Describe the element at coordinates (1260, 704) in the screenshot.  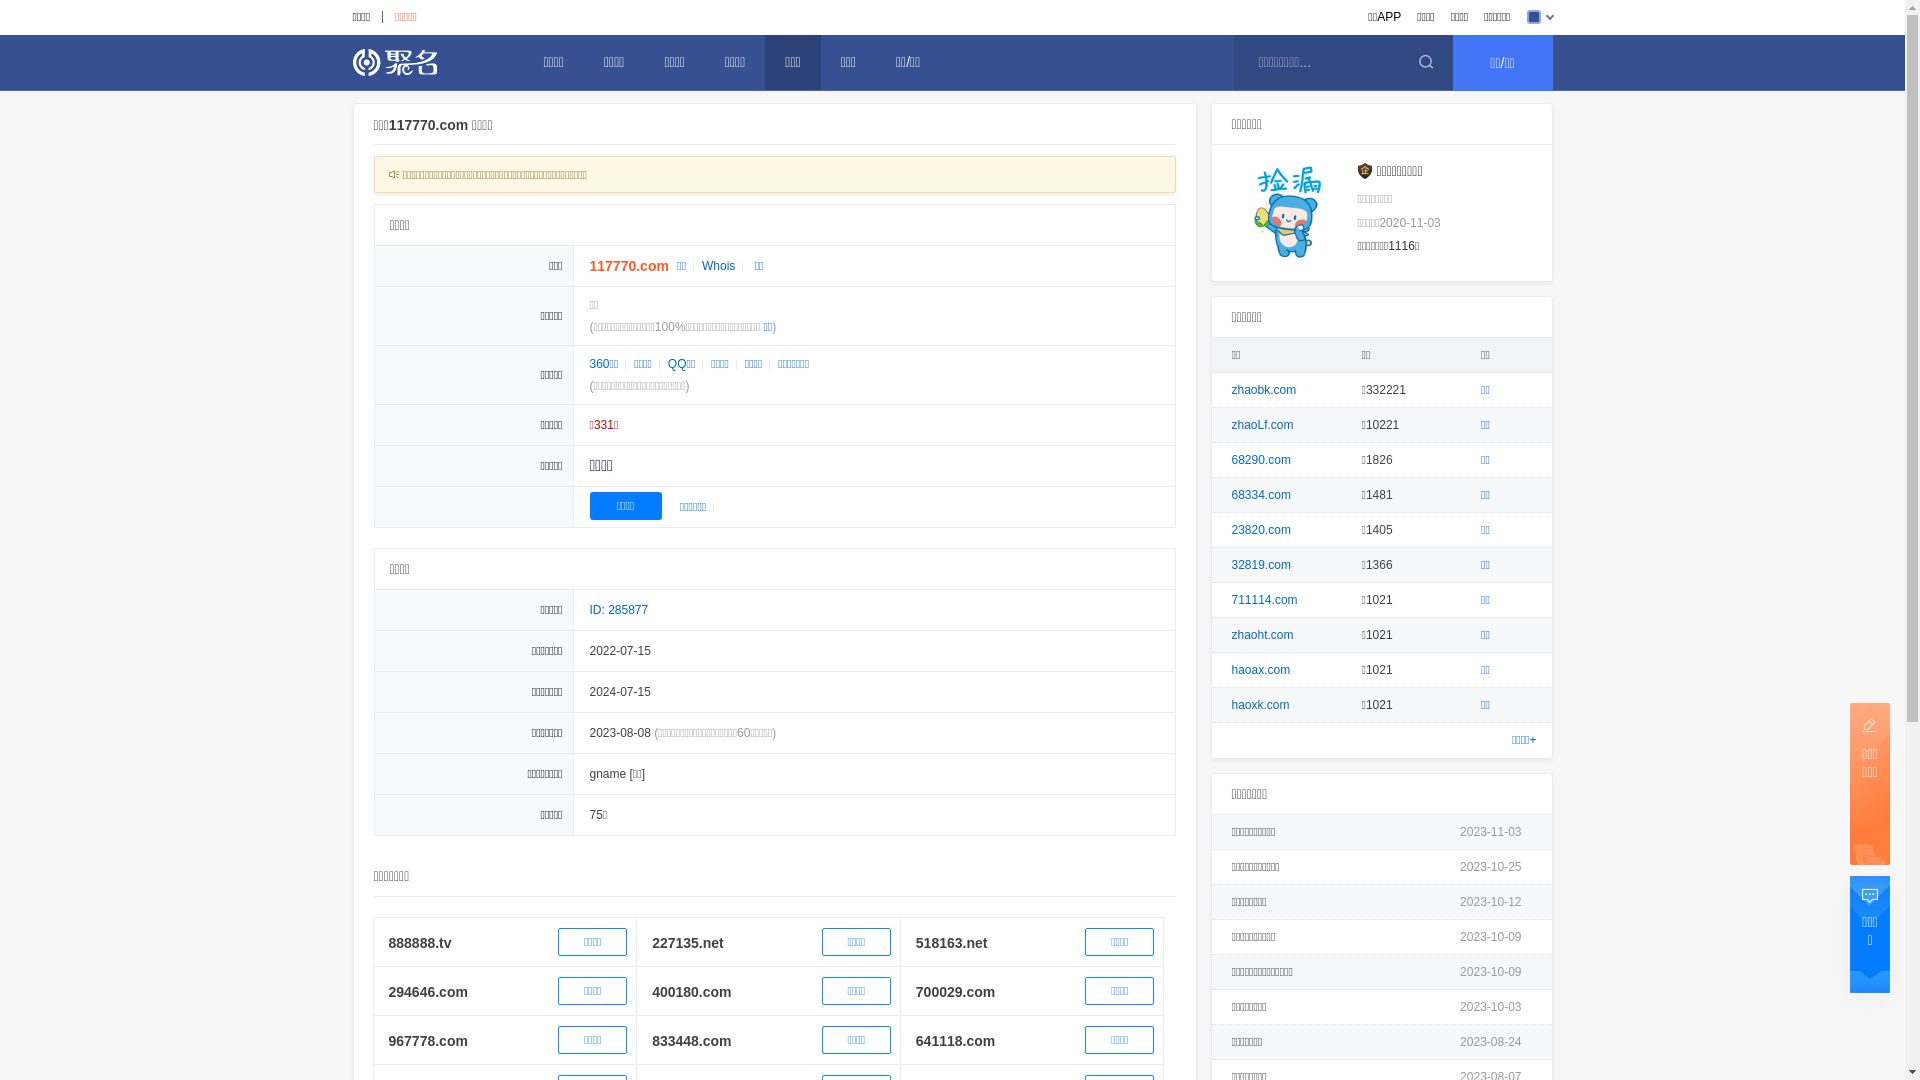
I see `'haoxk.com'` at that location.